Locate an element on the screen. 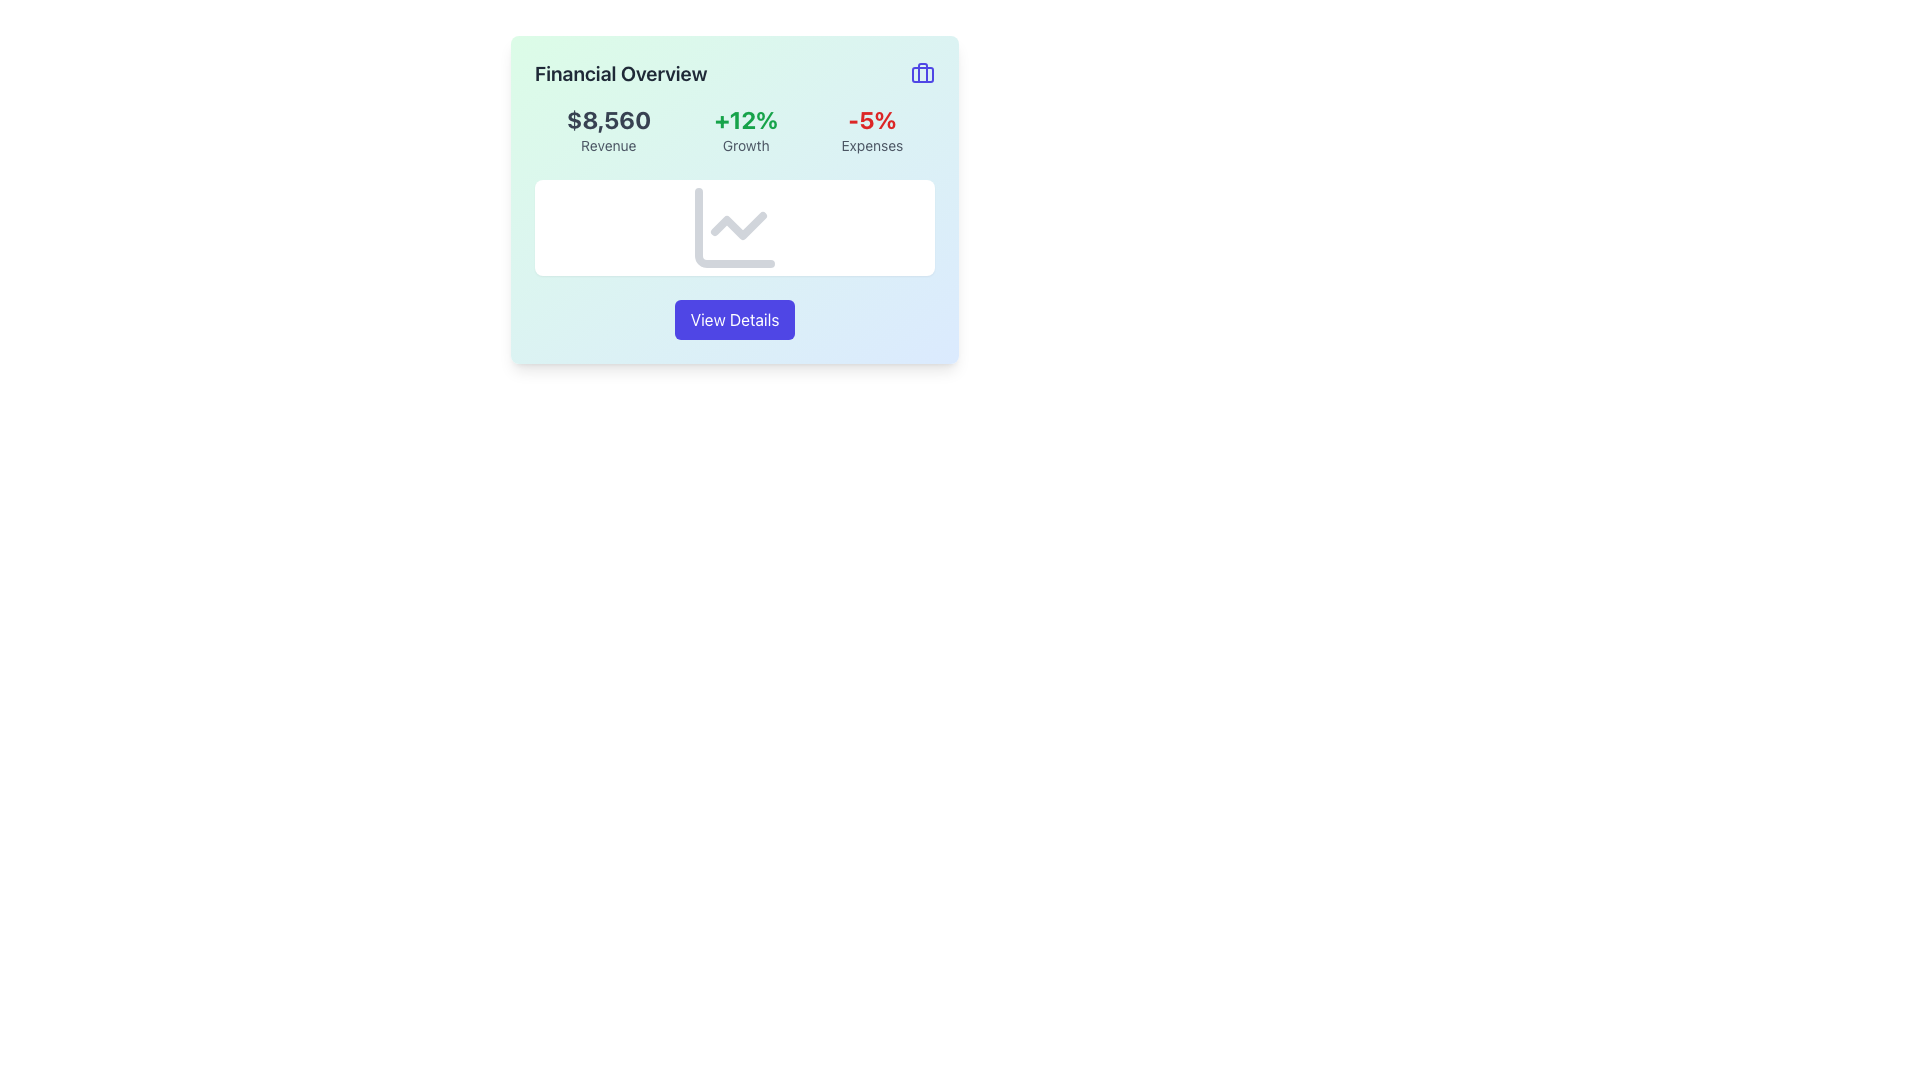  the financial summary stat block displaying total revenue, growth percentage, and expenses percentage, located centrally below the 'Financial Overview' header is located at coordinates (733, 130).